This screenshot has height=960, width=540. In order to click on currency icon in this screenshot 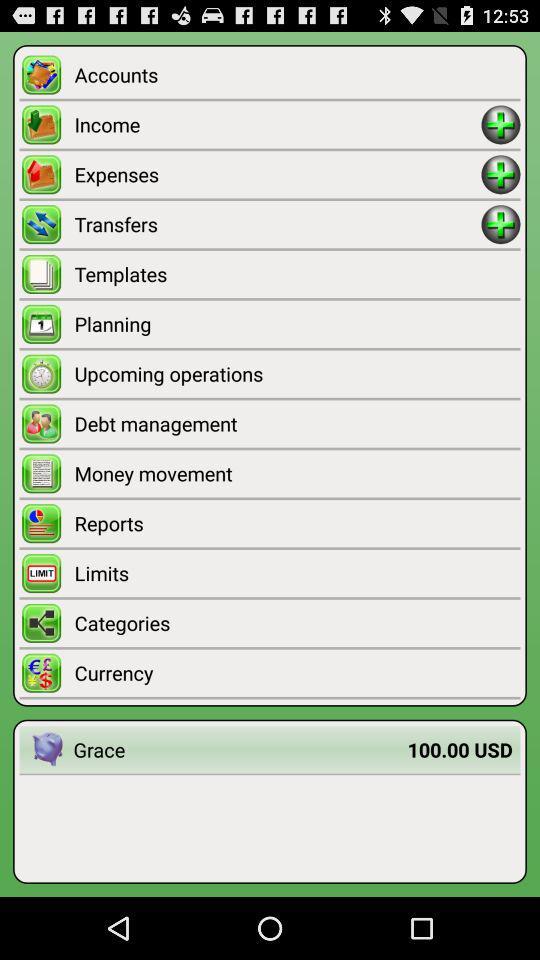, I will do `click(296, 673)`.